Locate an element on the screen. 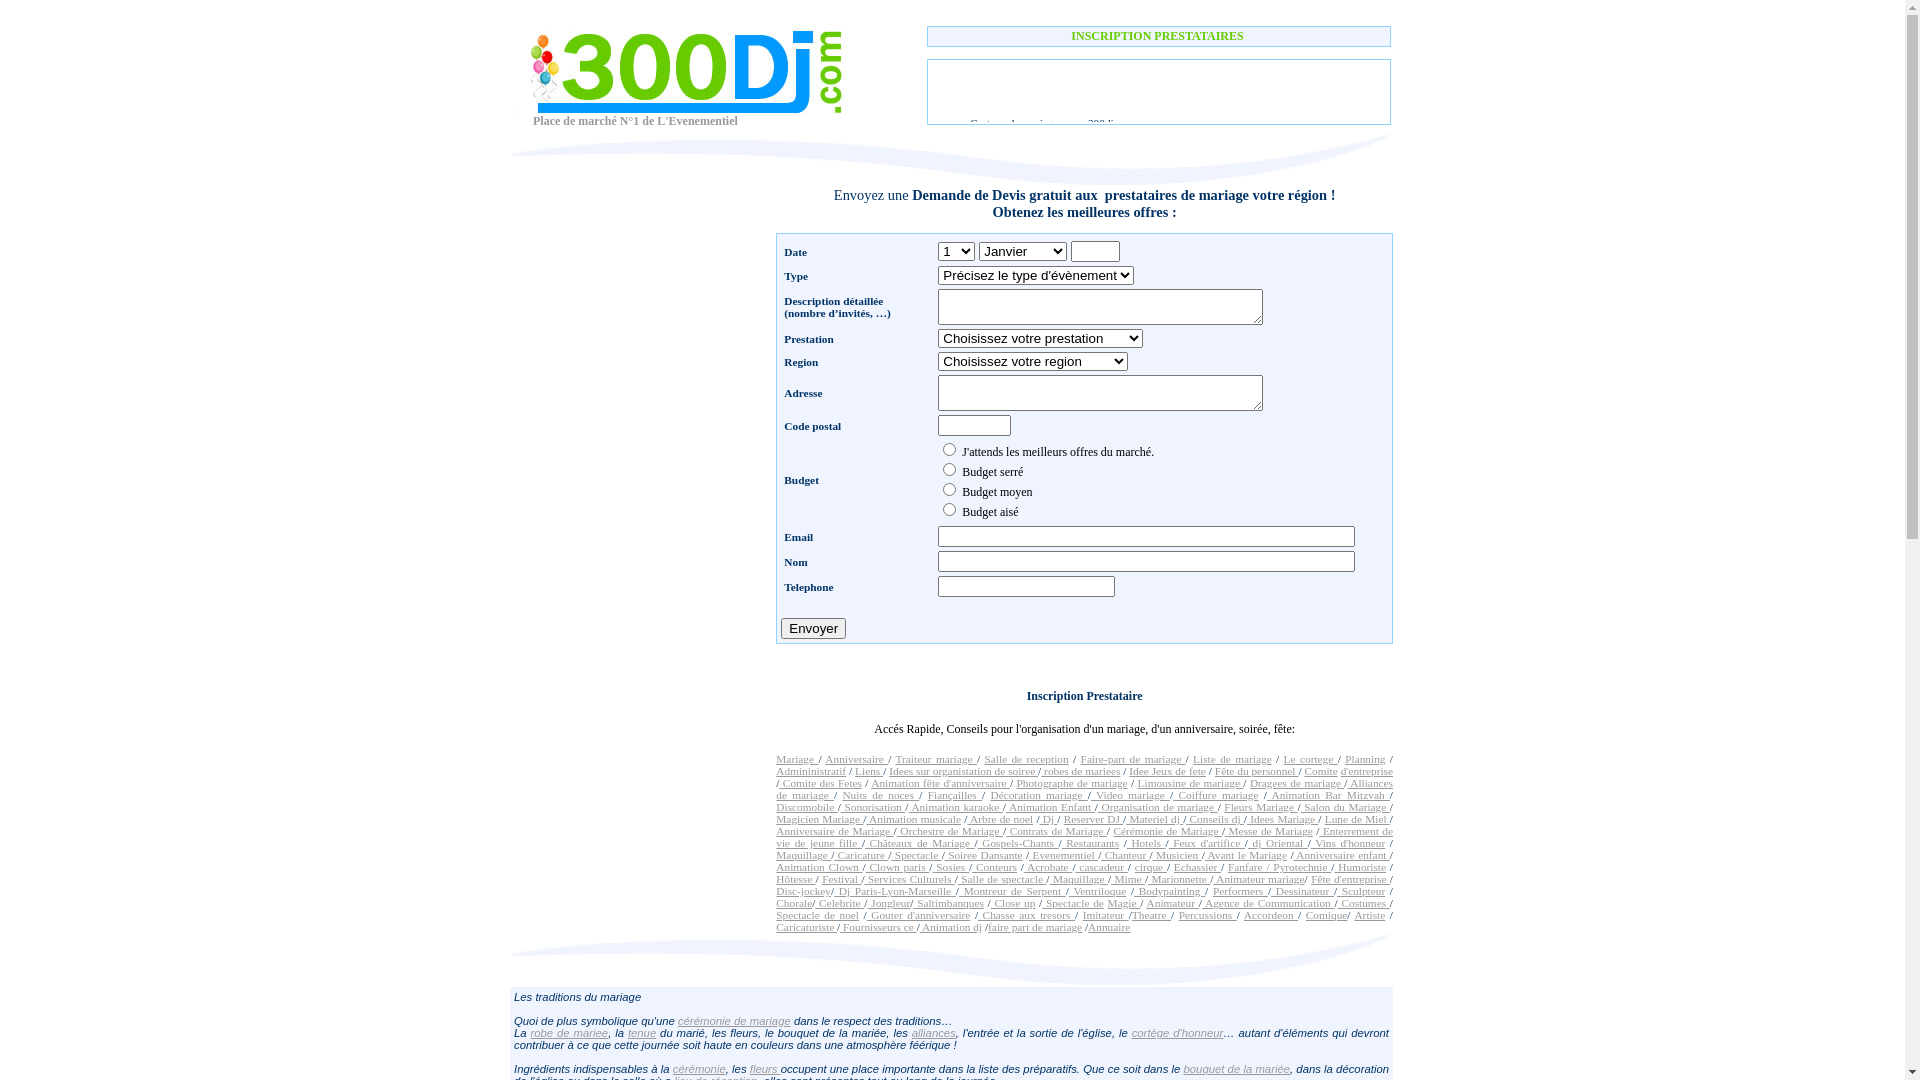 The image size is (1920, 1080). 'Disc-jockey' is located at coordinates (803, 890).